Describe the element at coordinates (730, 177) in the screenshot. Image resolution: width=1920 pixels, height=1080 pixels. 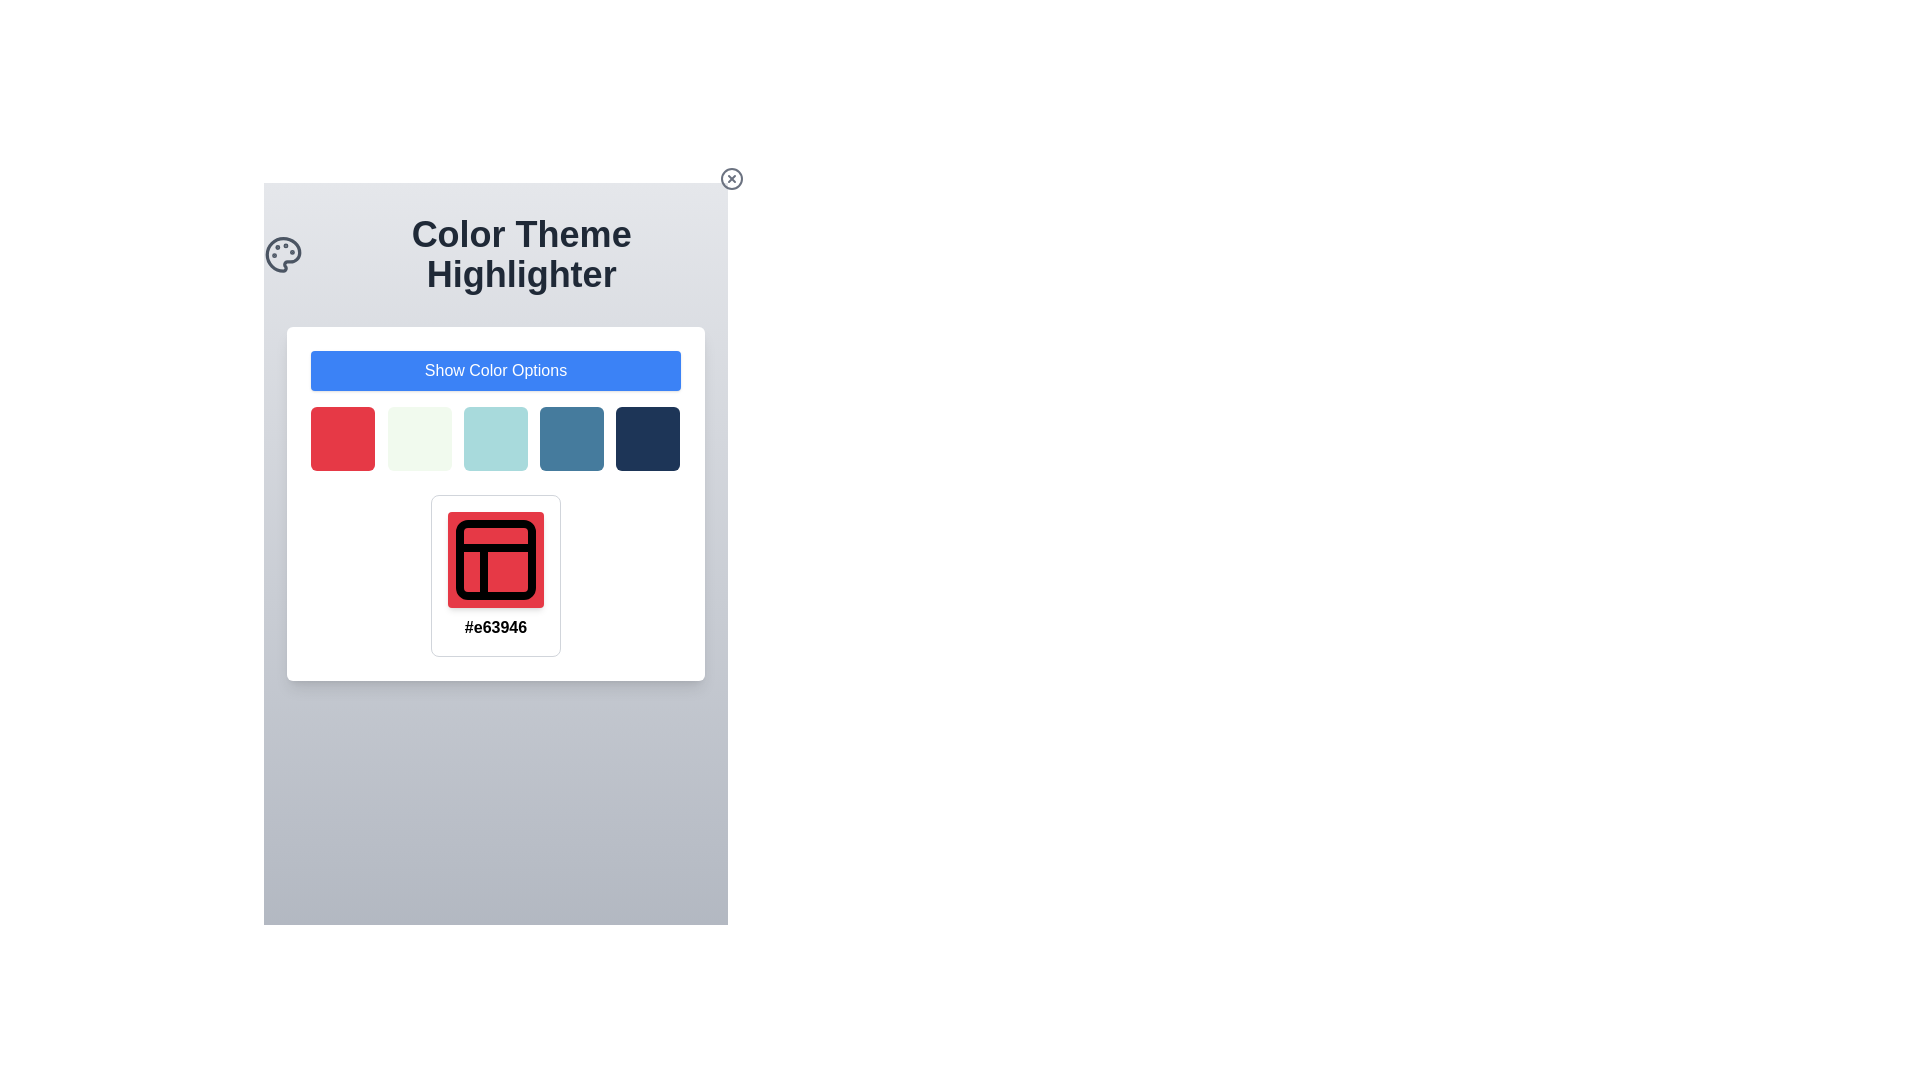
I see `the circular icon component located in the top-right corner of the layout, adjacent to the title 'Color Theme Highlighter'` at that location.